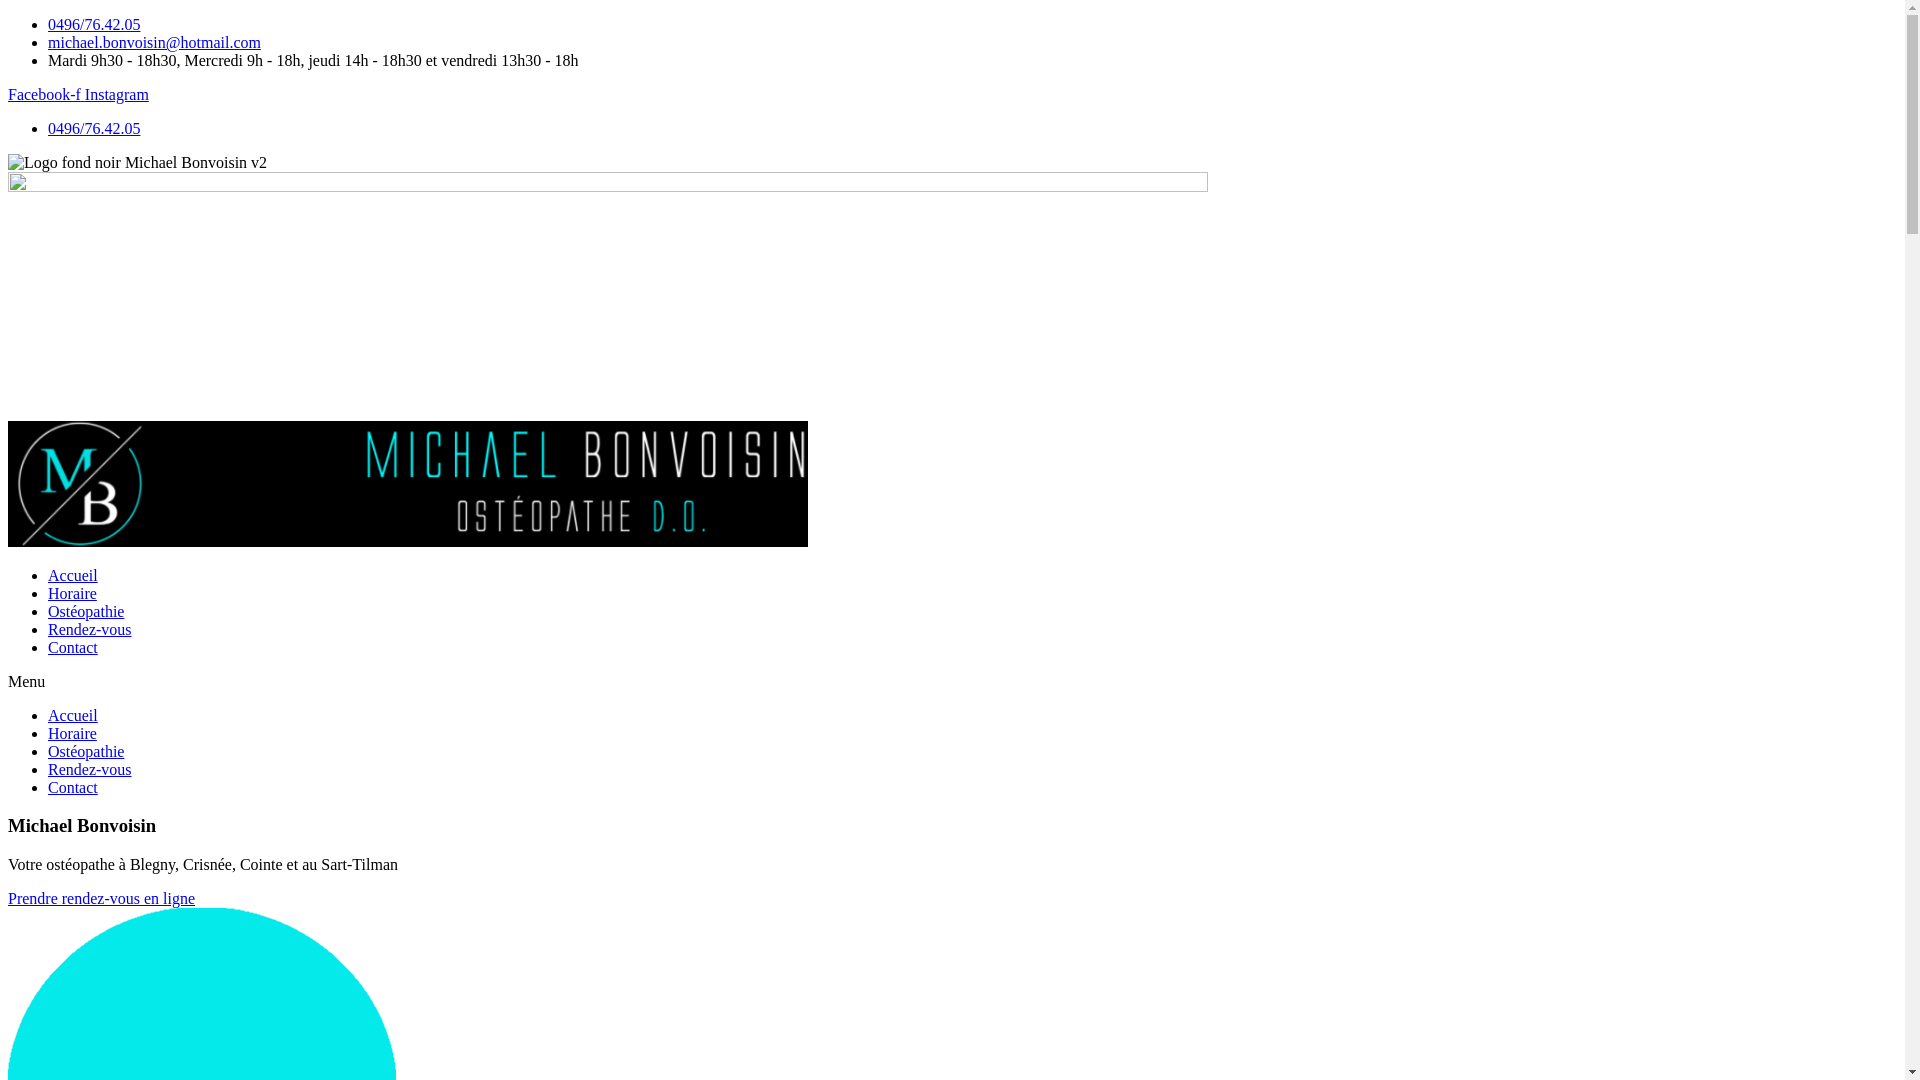 The image size is (1920, 1080). I want to click on 'Accueil', so click(72, 575).